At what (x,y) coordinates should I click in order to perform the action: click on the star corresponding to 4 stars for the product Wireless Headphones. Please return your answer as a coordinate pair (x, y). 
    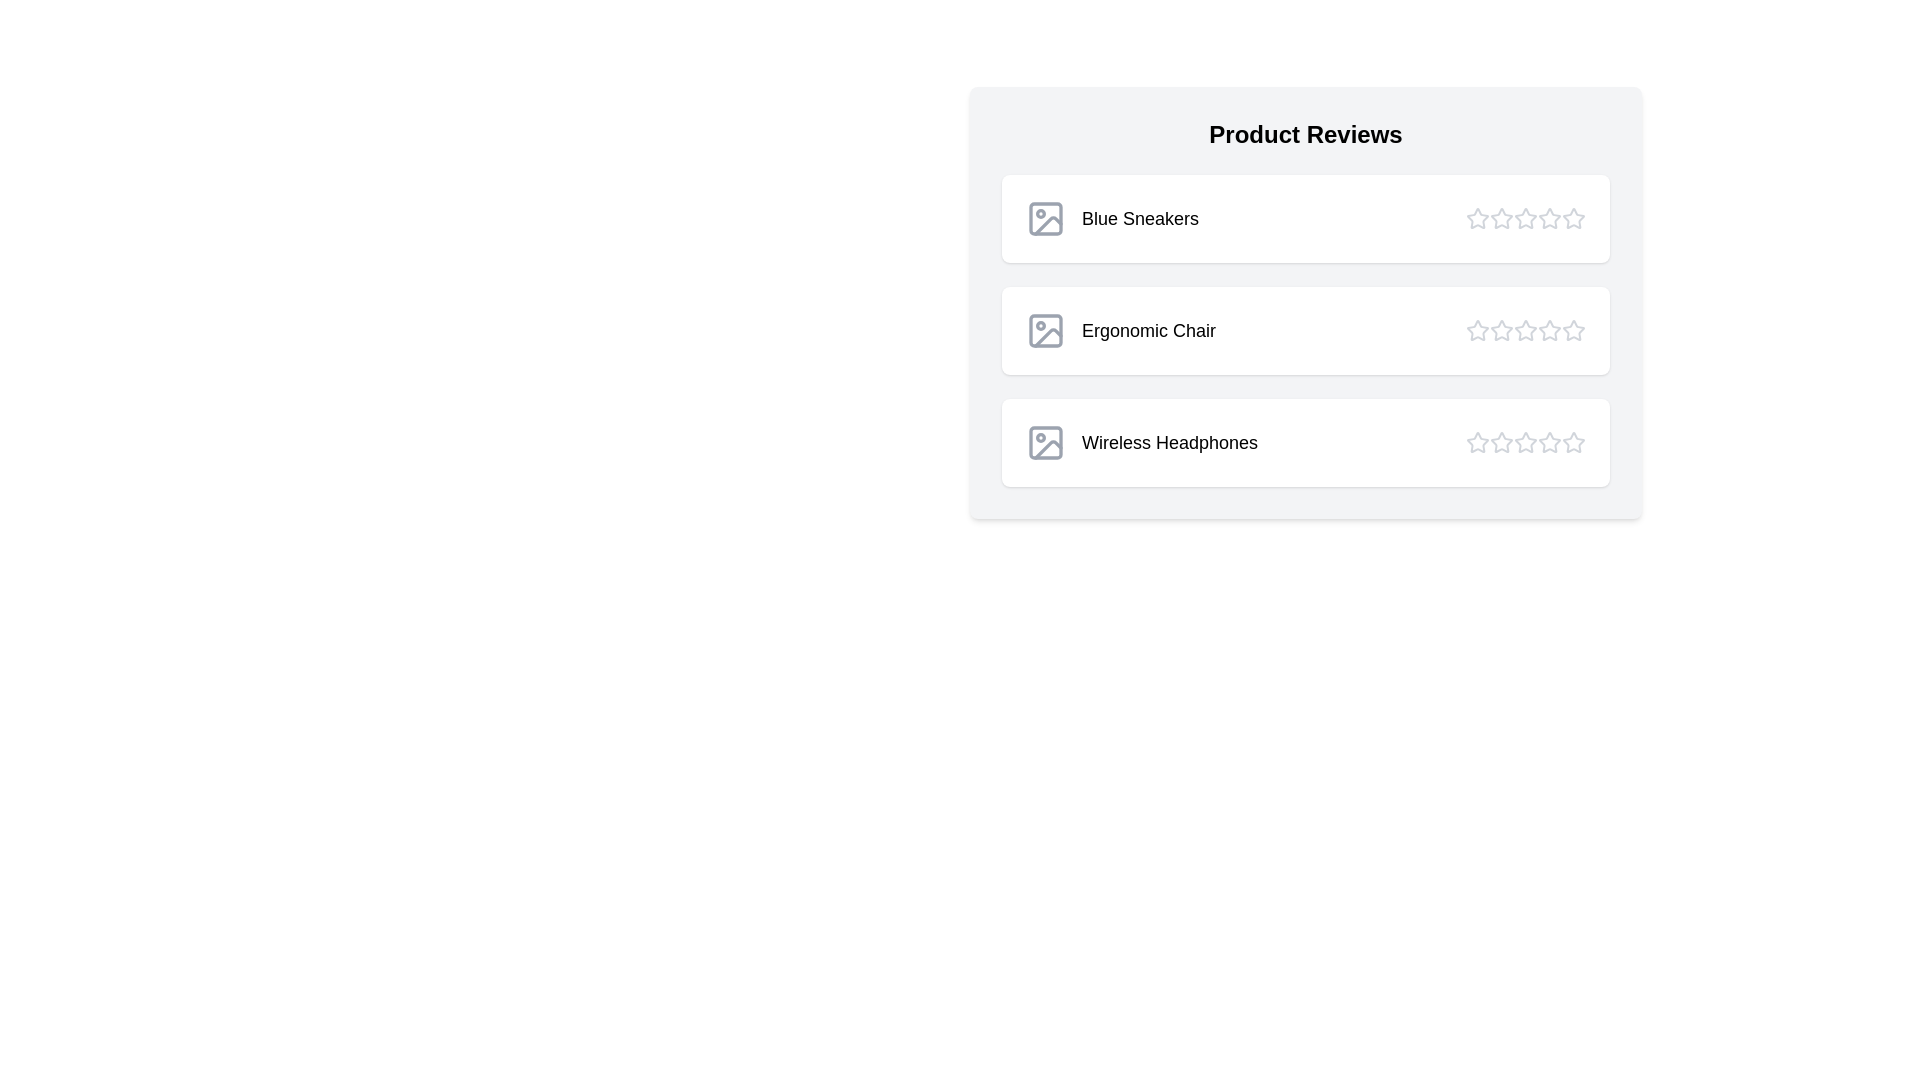
    Looking at the image, I should click on (1549, 442).